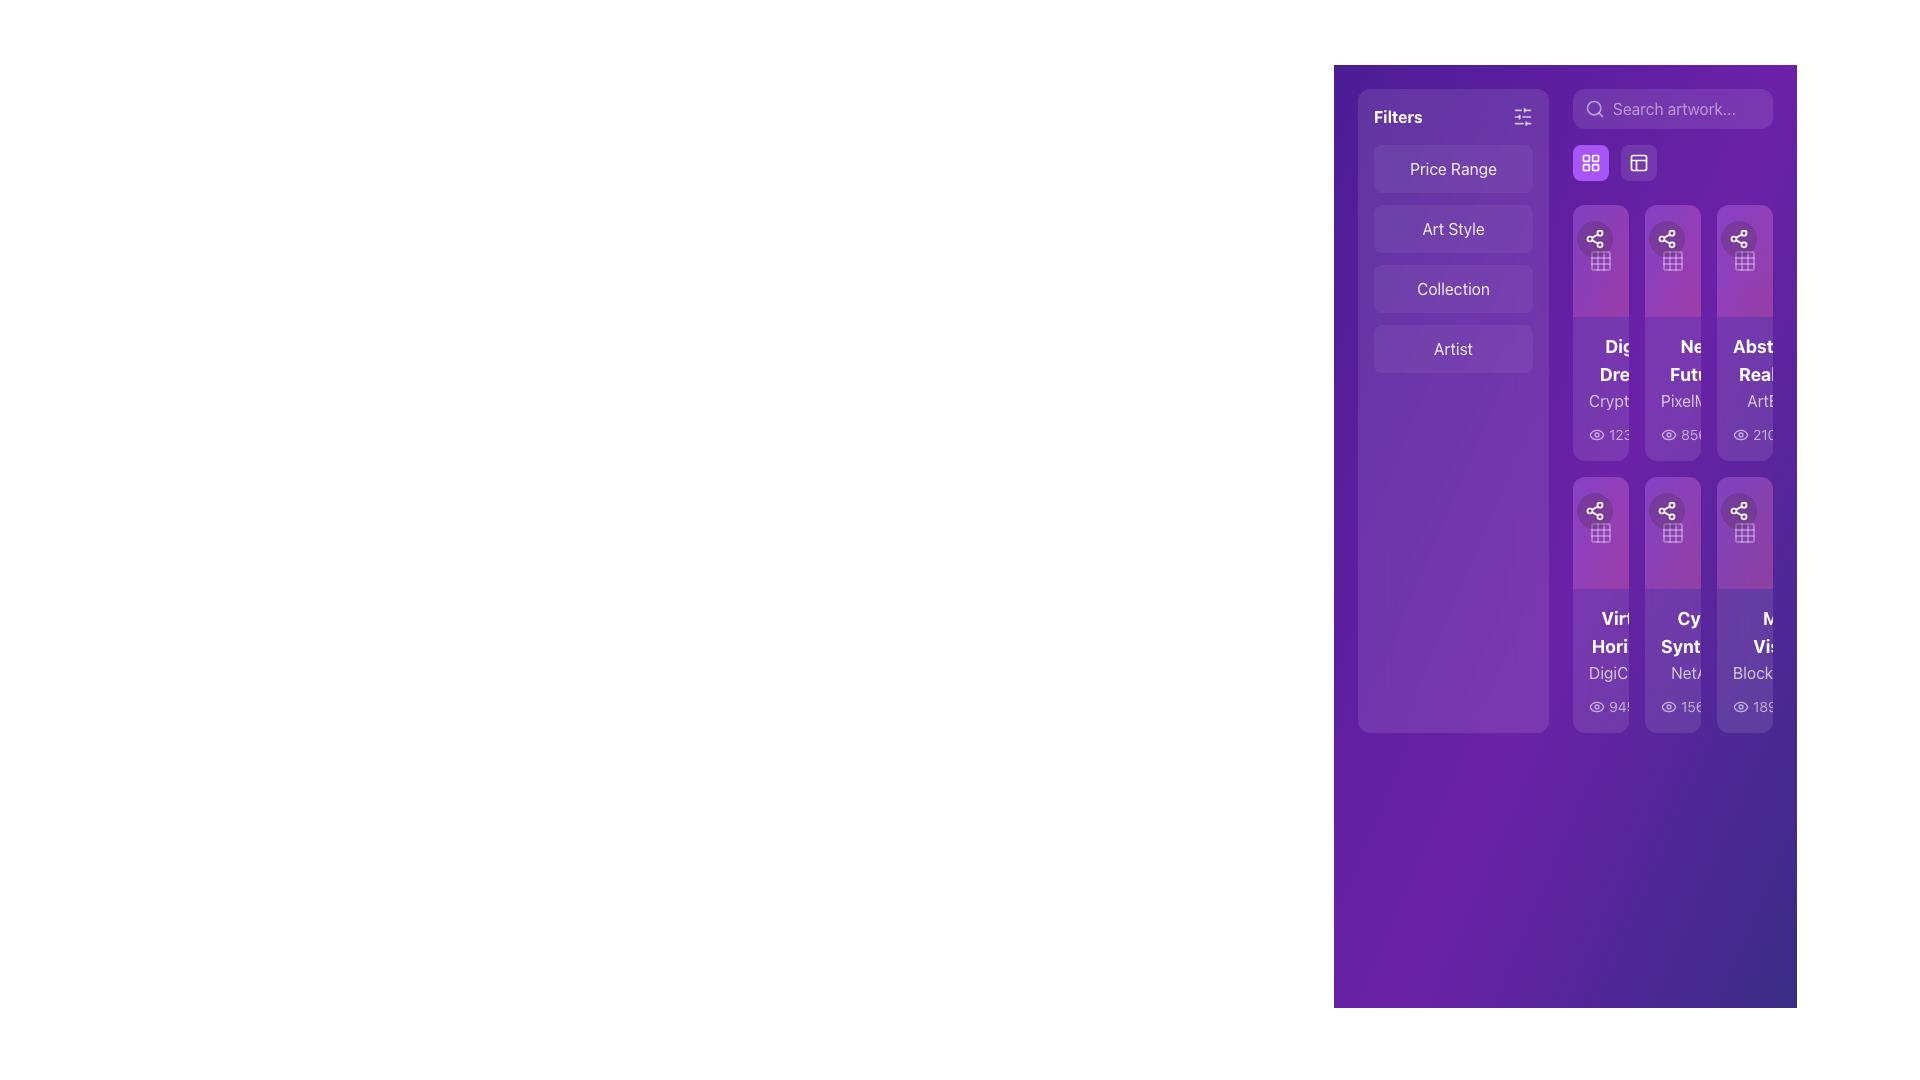 The height and width of the screenshot is (1080, 1920). Describe the element at coordinates (1673, 135) in the screenshot. I see `the quick-action buttons in the upper-right corner of the composite UI component` at that location.